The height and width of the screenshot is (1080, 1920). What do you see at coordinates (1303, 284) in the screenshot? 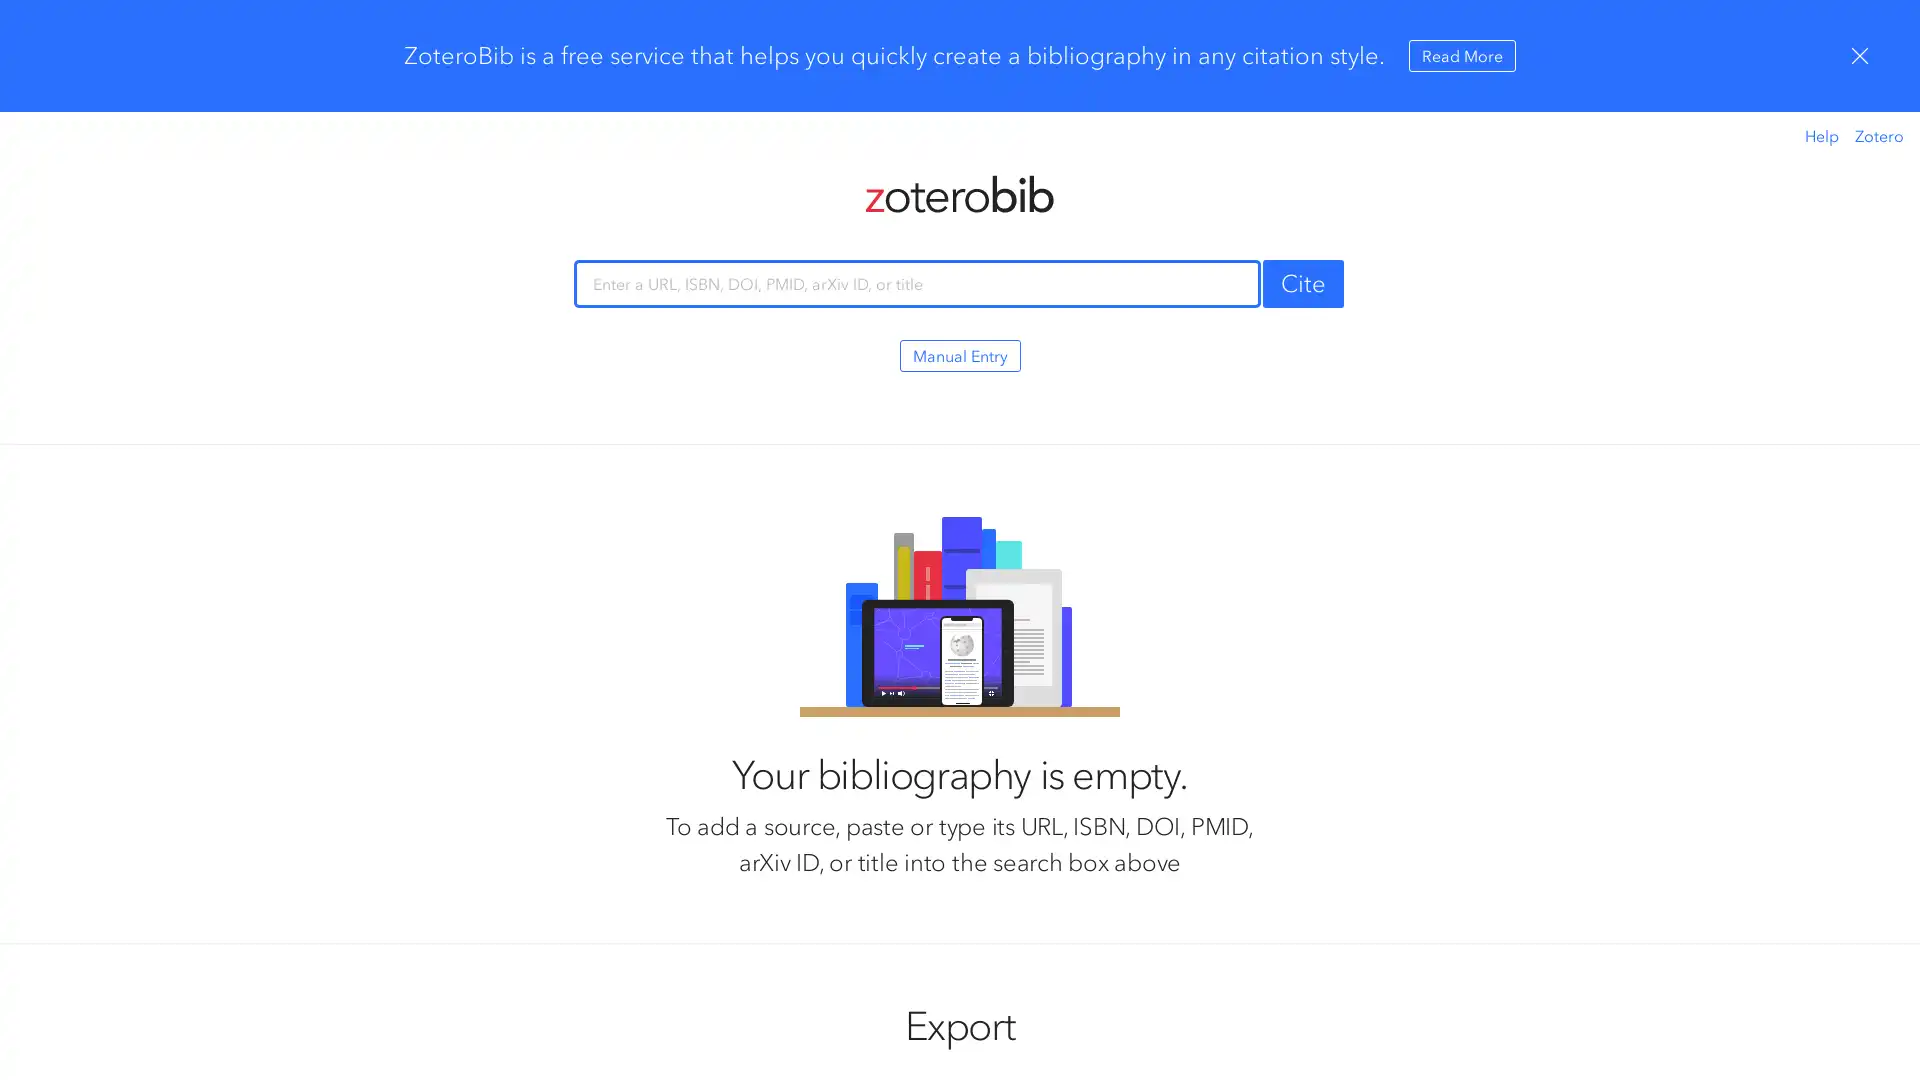
I see `Cite` at bounding box center [1303, 284].